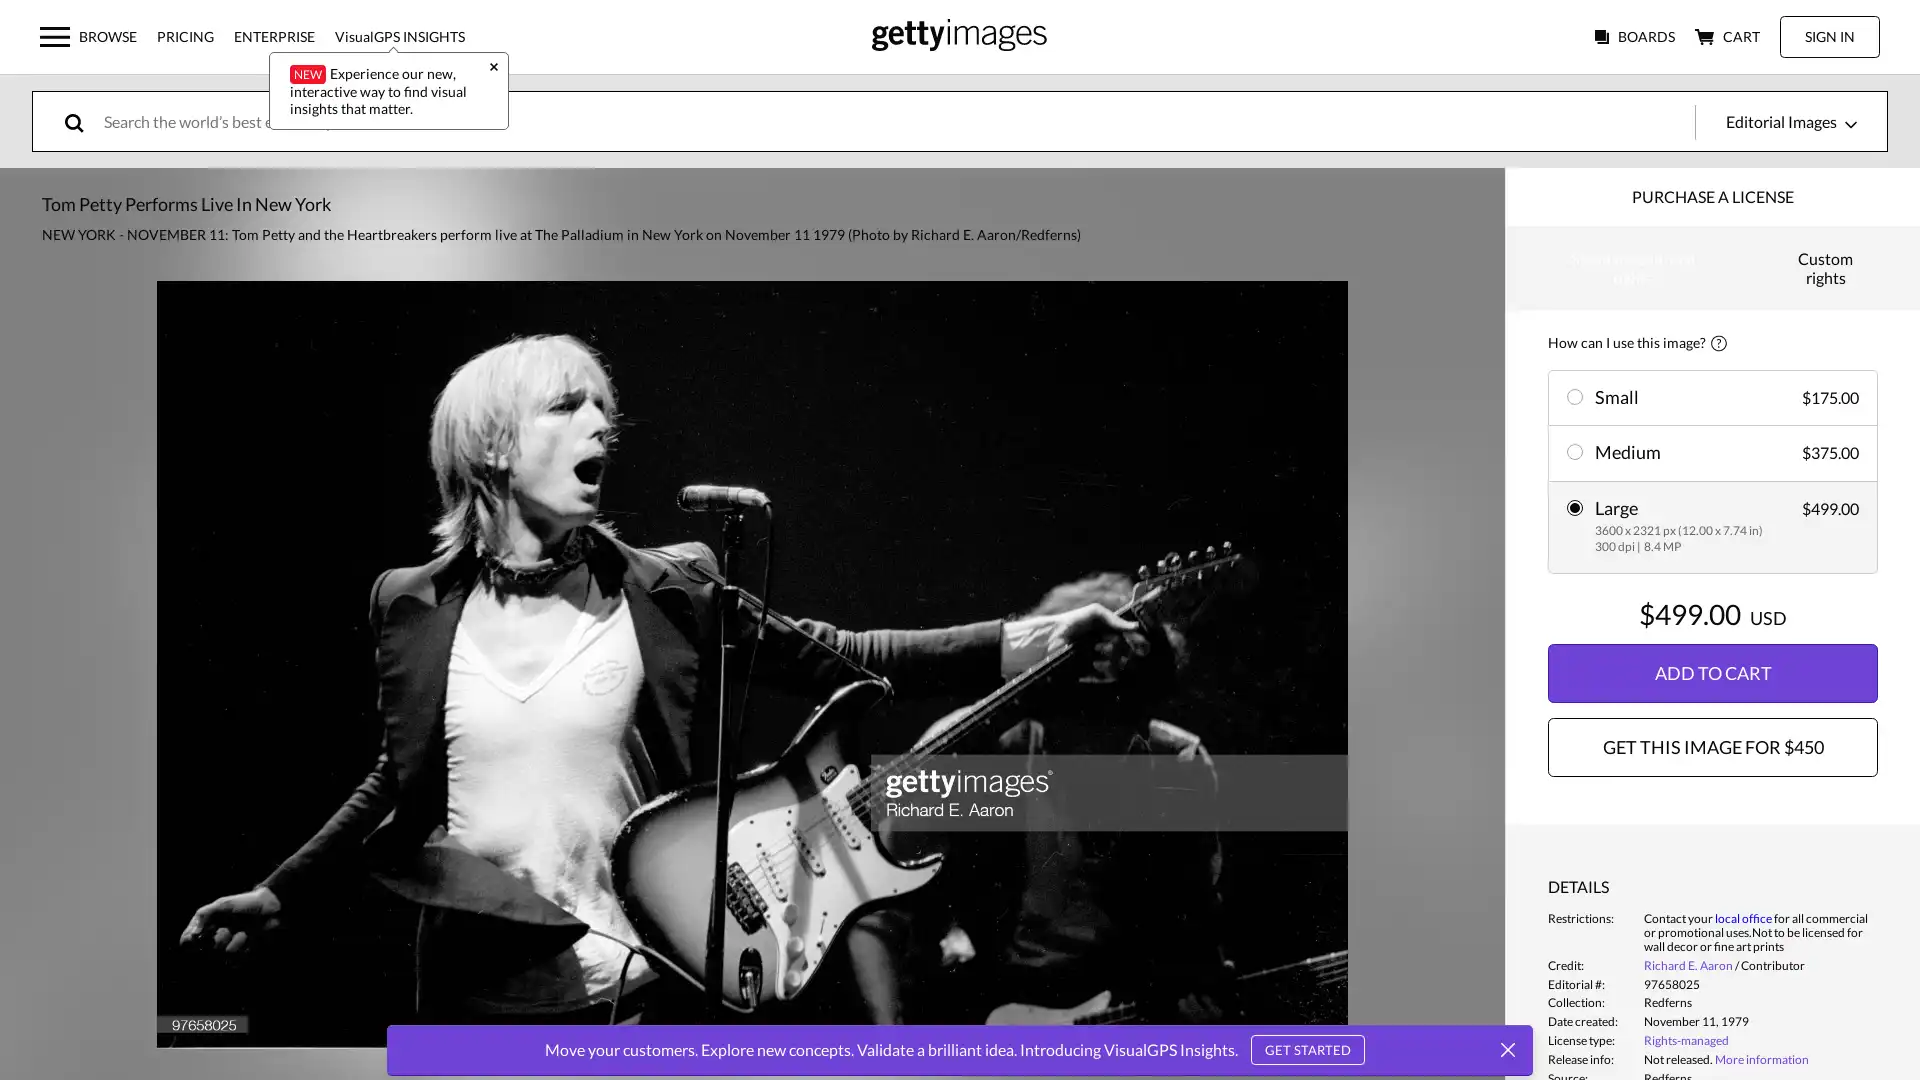  I want to click on GET THIS IMAGE FOR $450, so click(1712, 747).